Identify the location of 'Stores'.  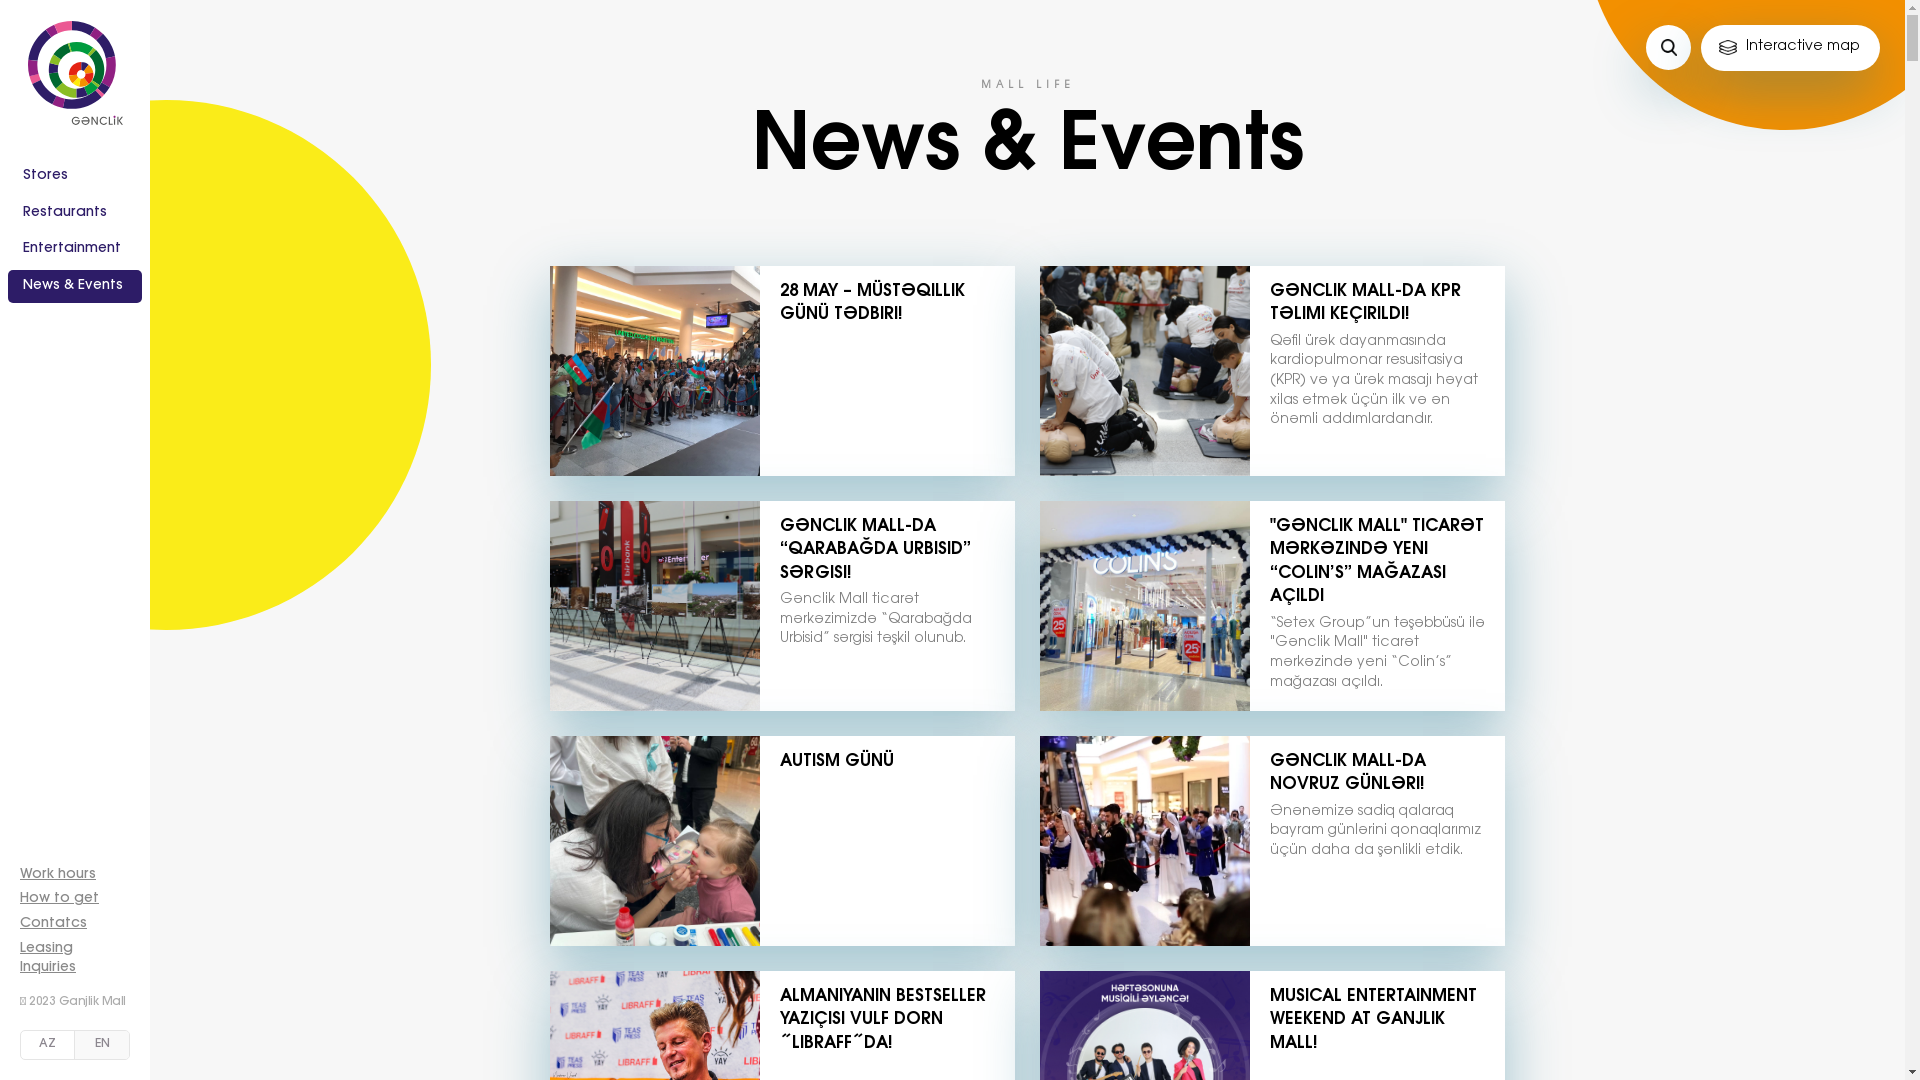
(75, 176).